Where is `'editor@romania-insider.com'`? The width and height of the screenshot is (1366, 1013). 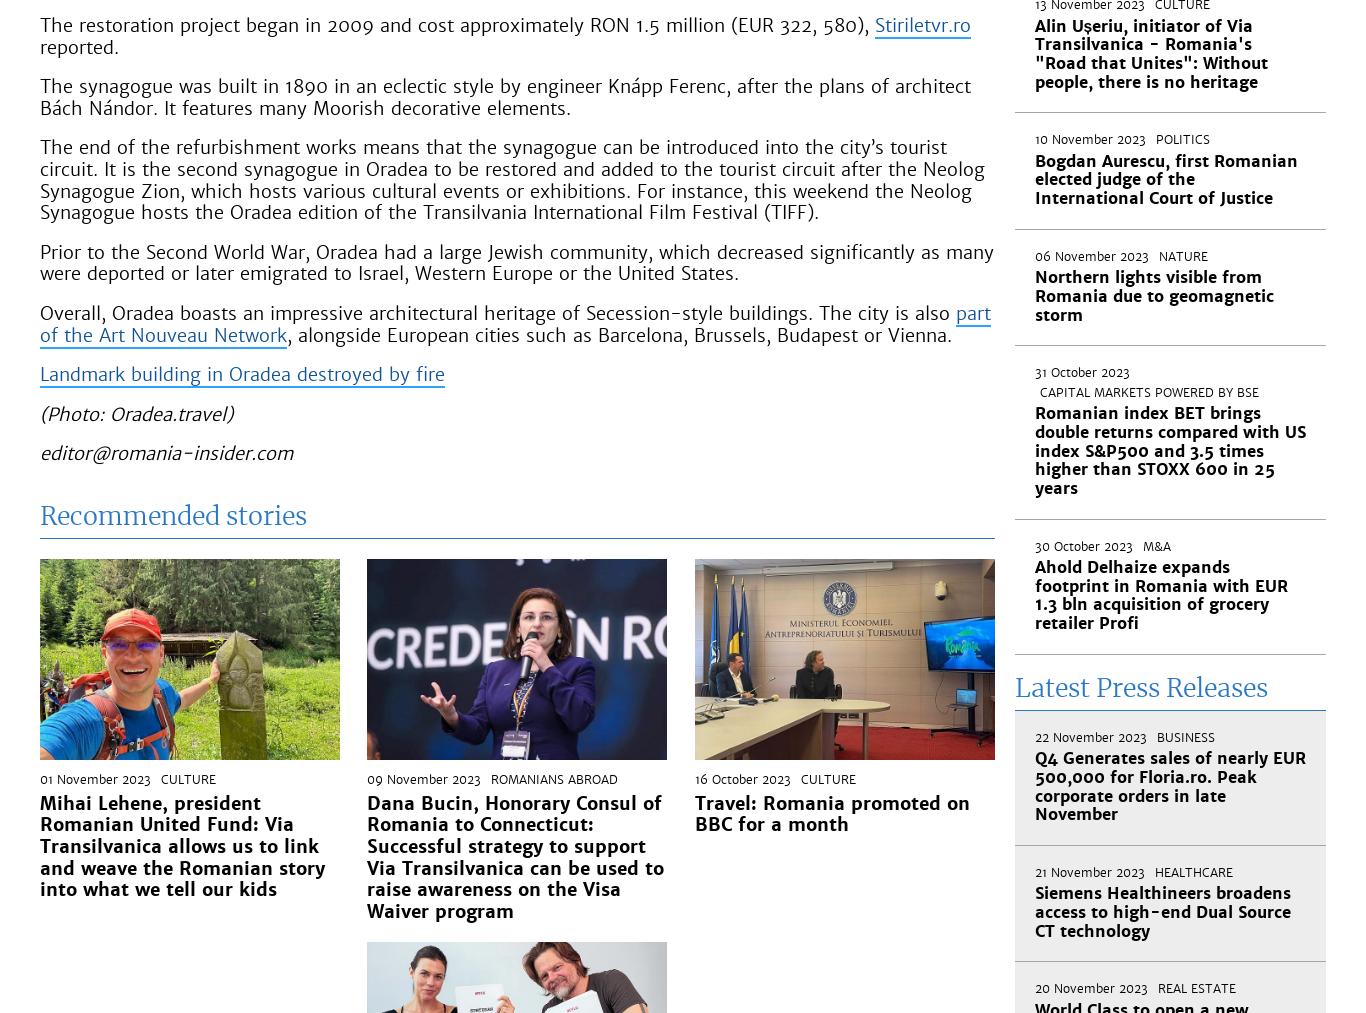 'editor@romania-insider.com' is located at coordinates (165, 452).